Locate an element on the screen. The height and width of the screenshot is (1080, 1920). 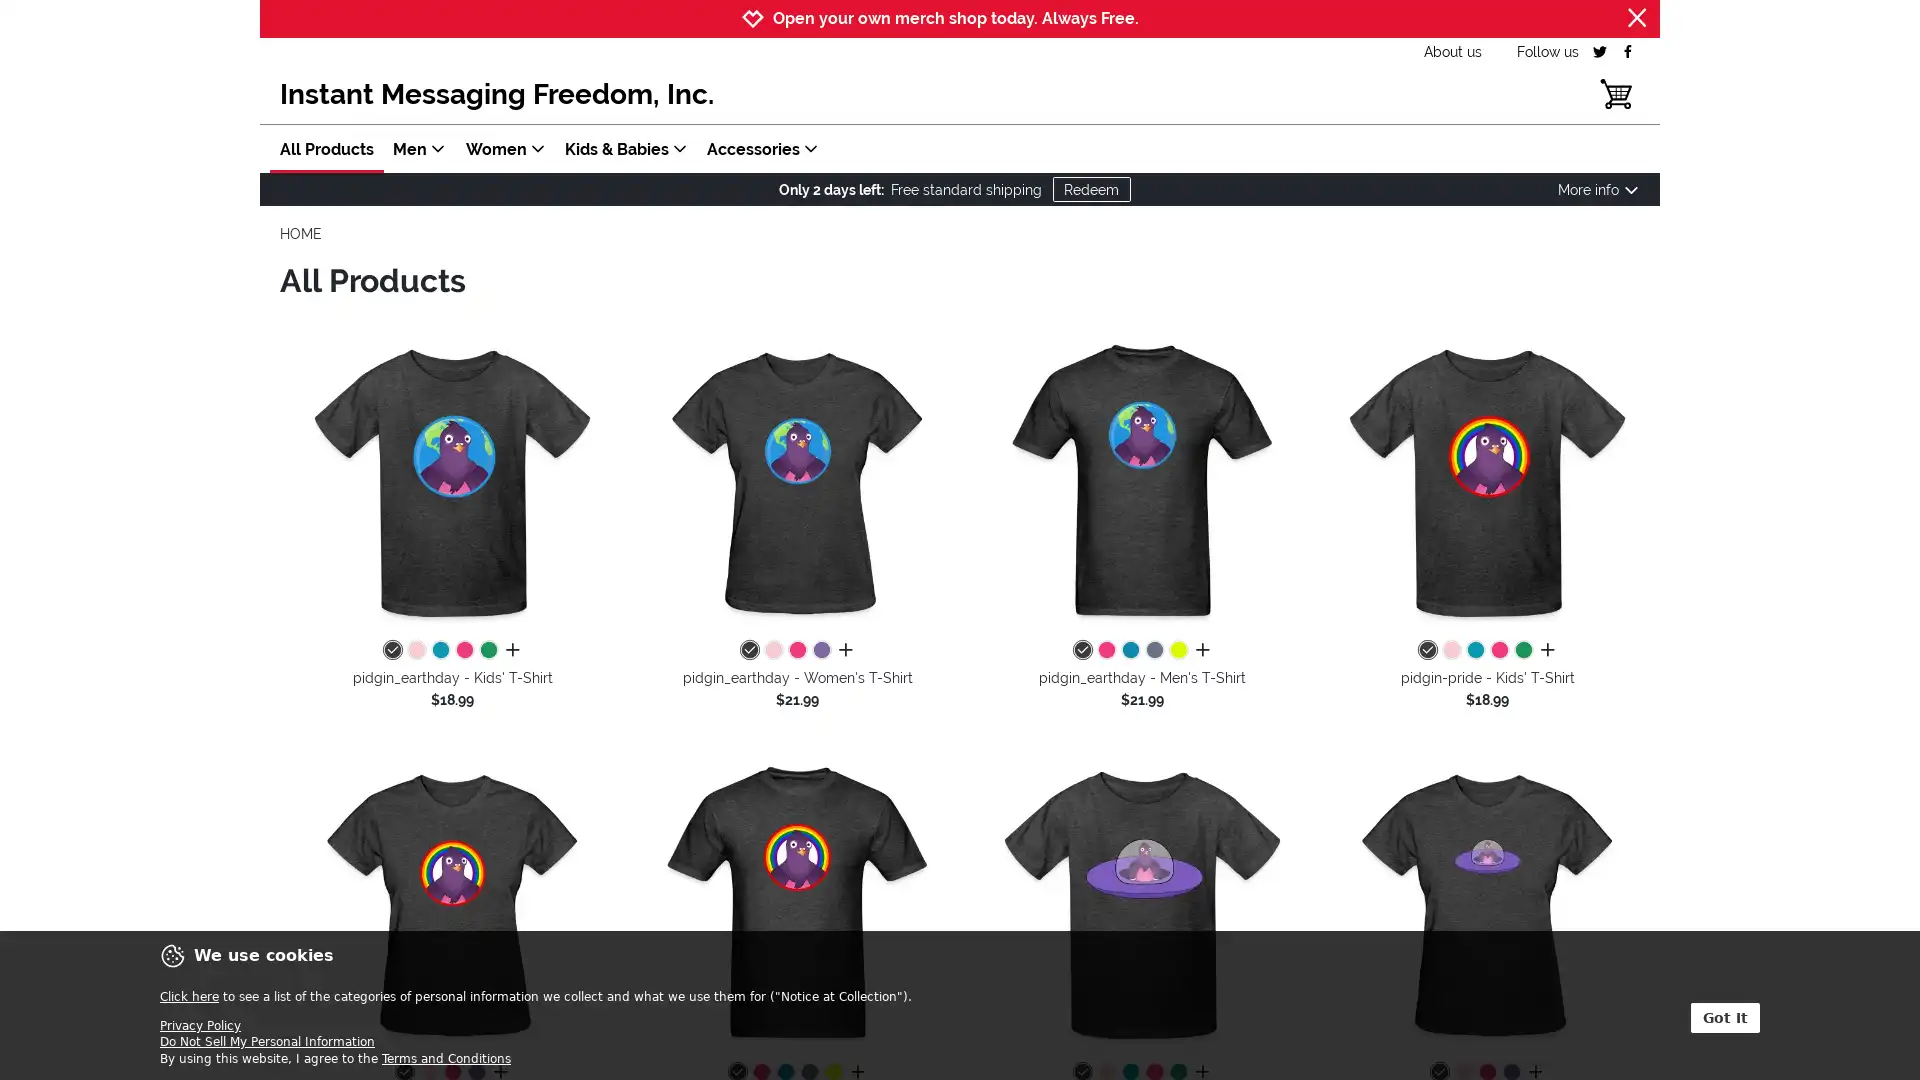
pidgin_earthday - Women's T-Shirt is located at coordinates (796, 482).